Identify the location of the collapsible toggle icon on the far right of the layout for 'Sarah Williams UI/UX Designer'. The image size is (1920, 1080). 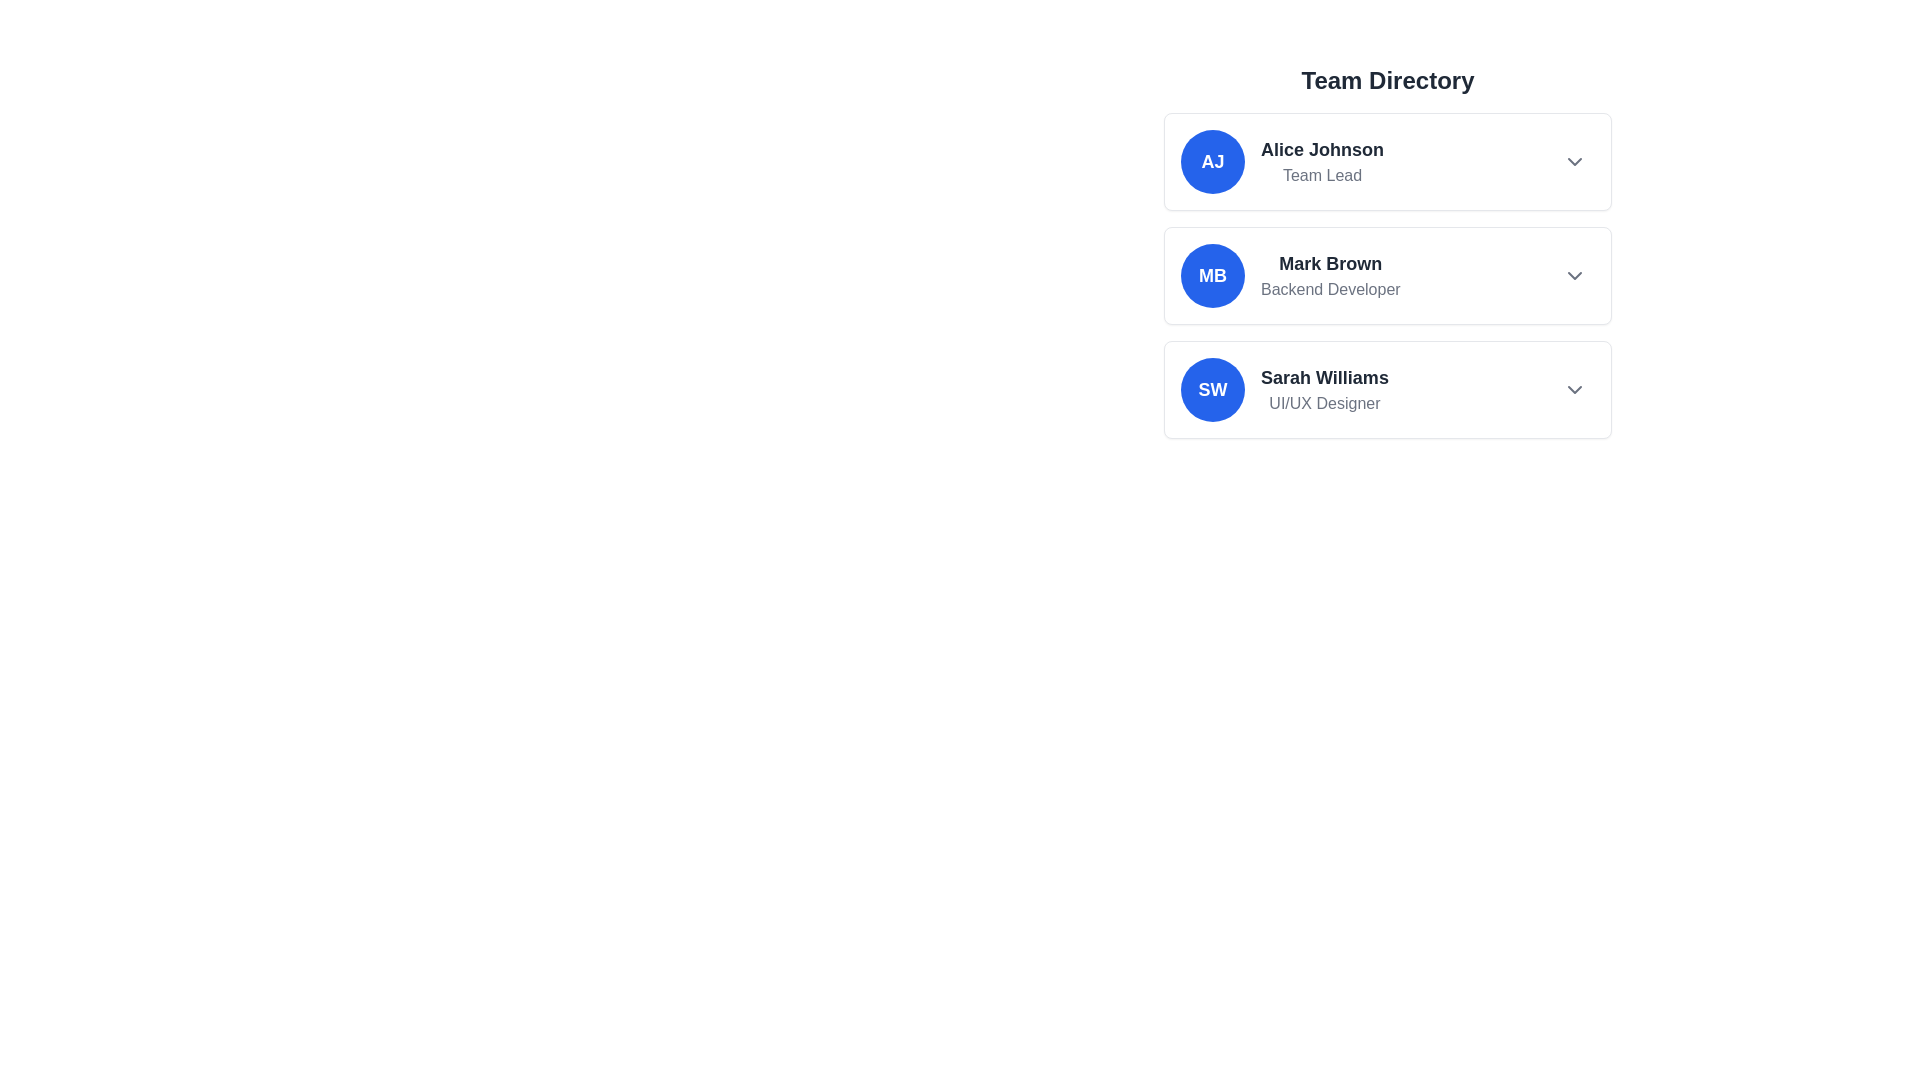
(1573, 389).